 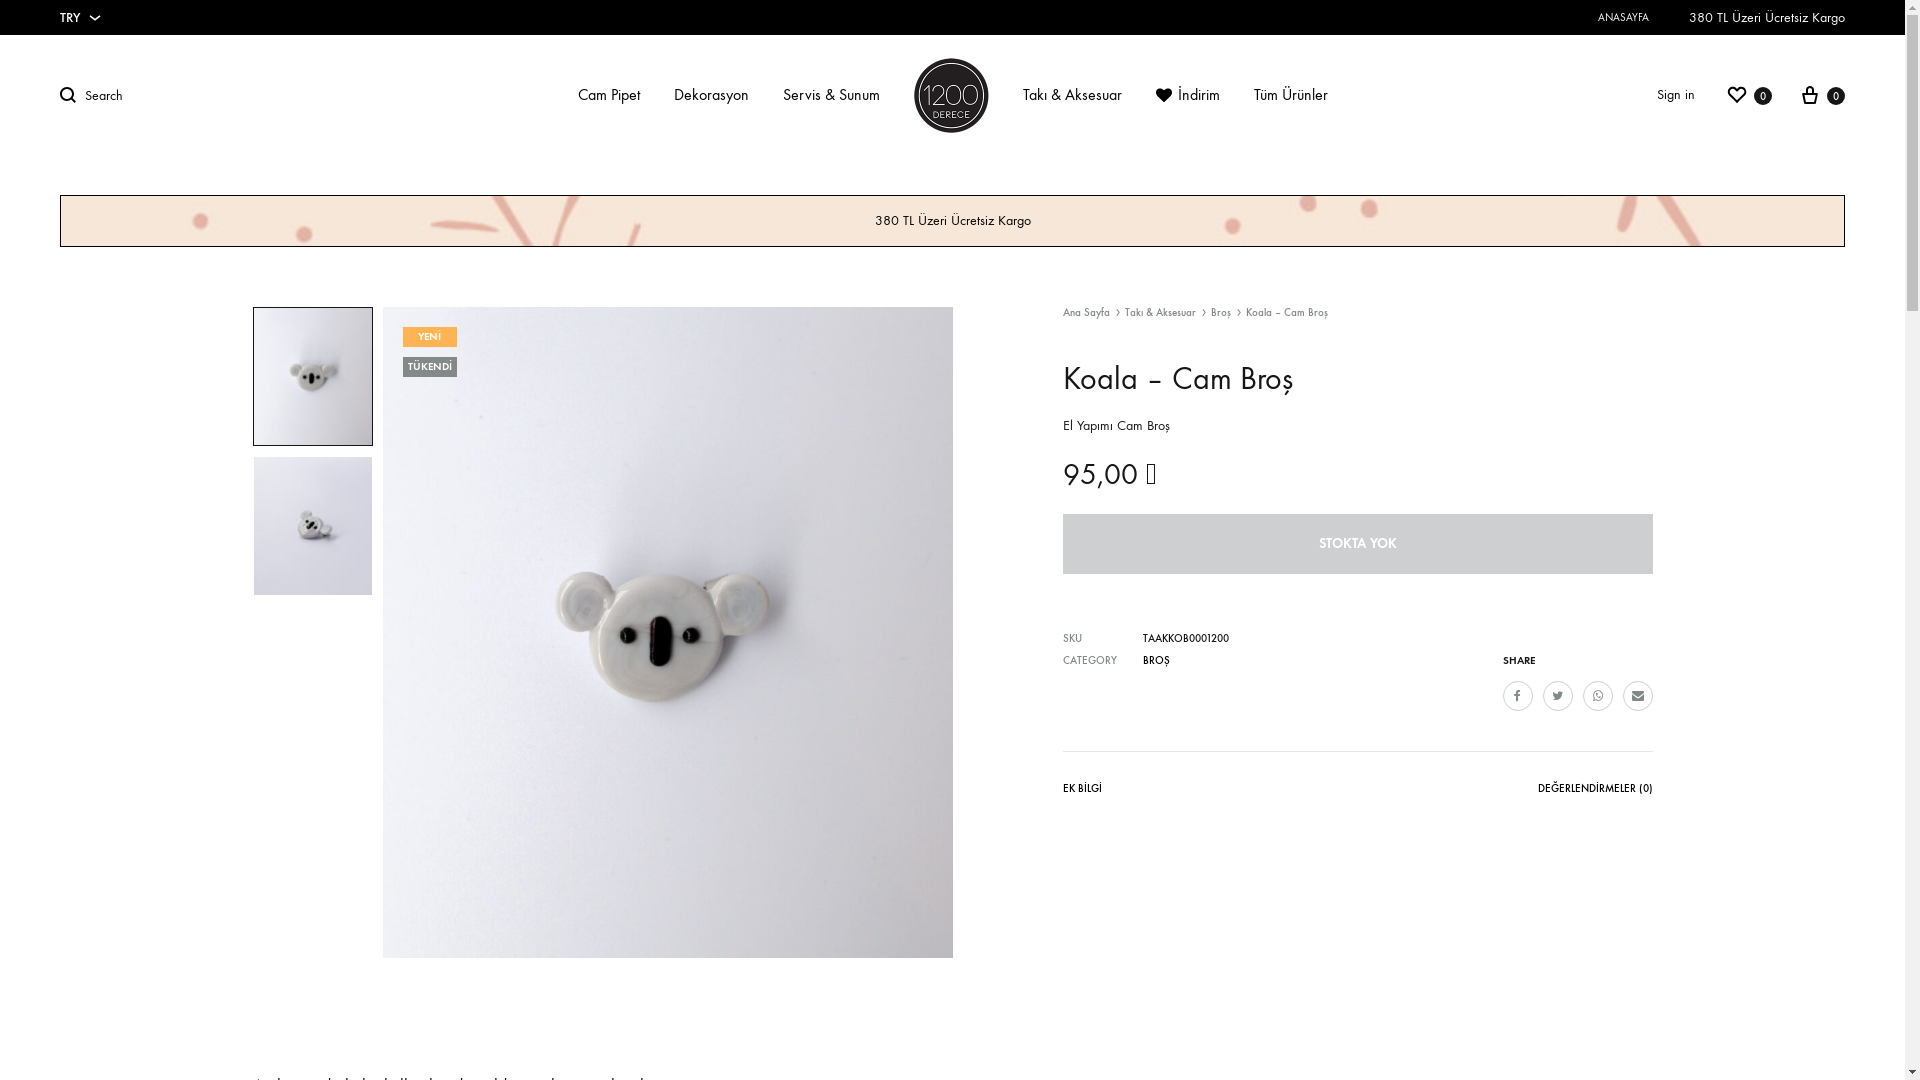 What do you see at coordinates (1084, 312) in the screenshot?
I see `'Ana Sayfa'` at bounding box center [1084, 312].